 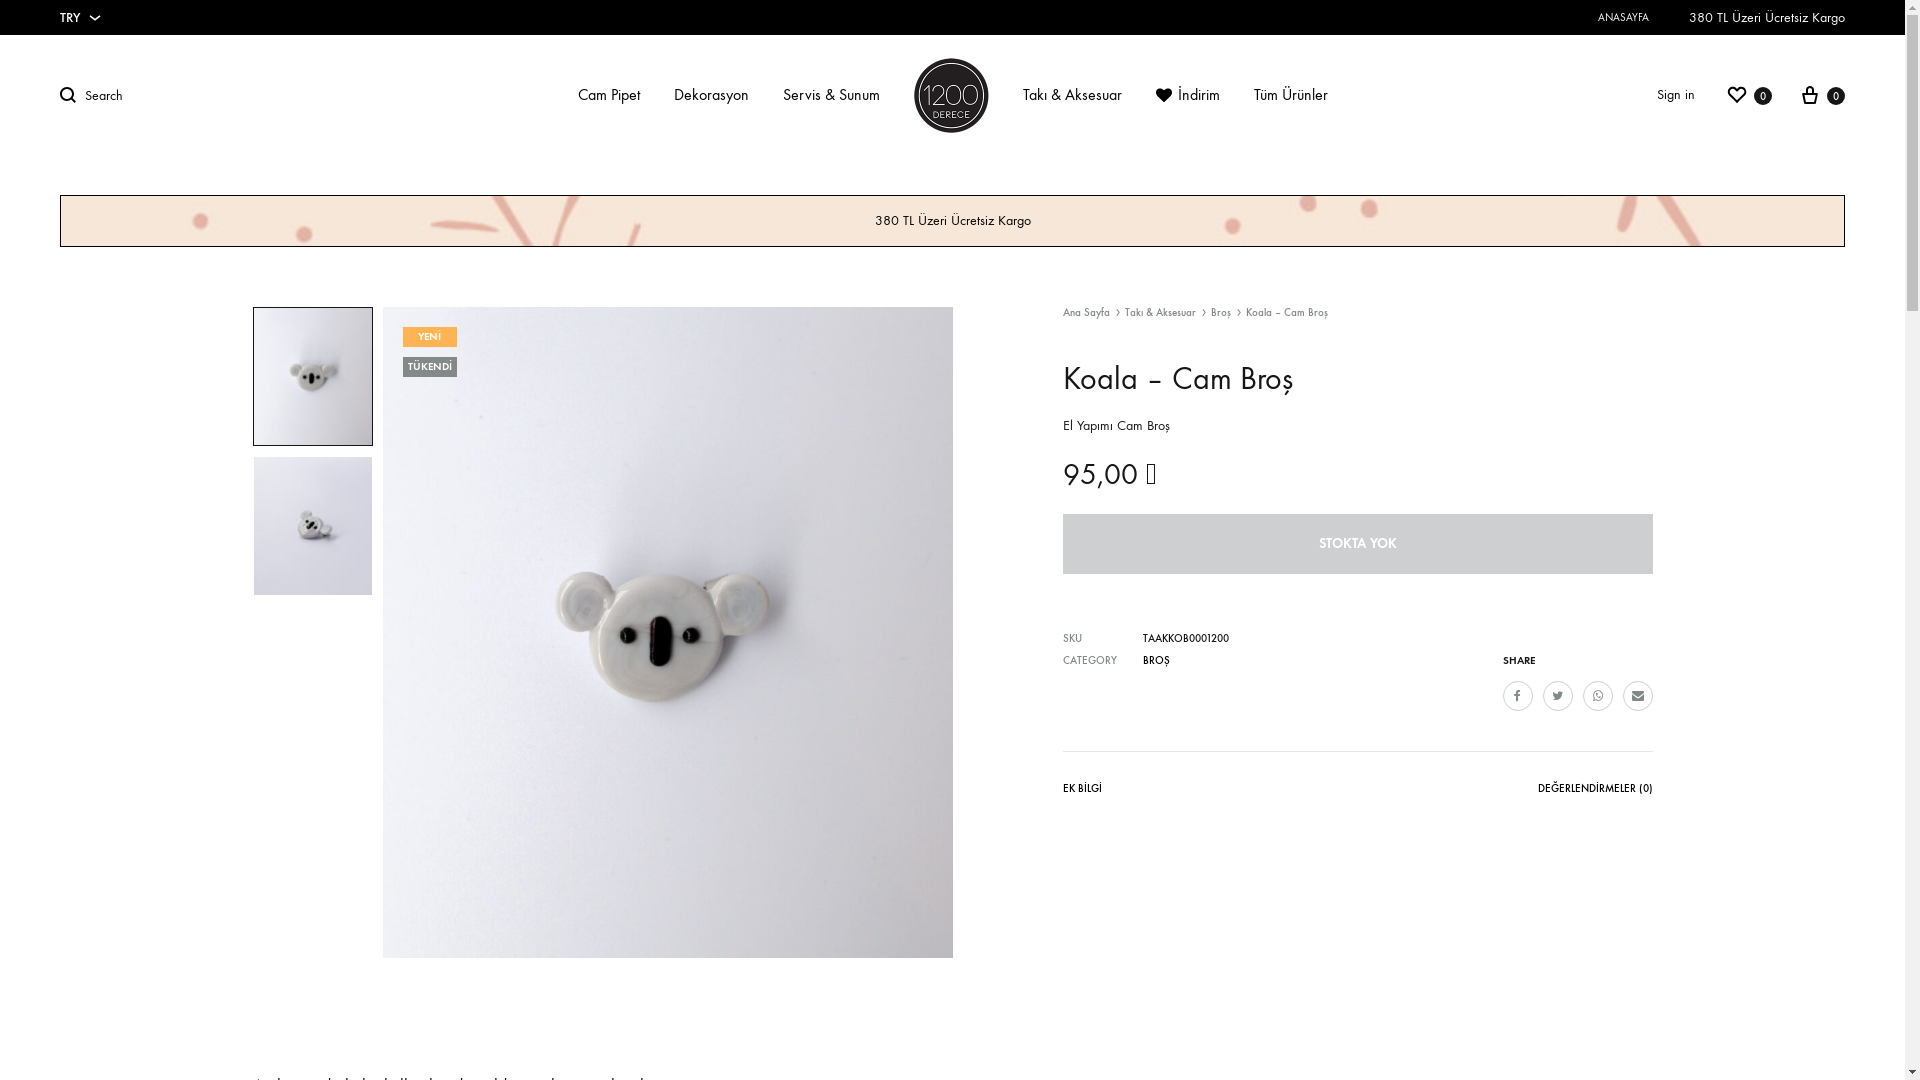 What do you see at coordinates (1084, 312) in the screenshot?
I see `'Ana Sayfa'` at bounding box center [1084, 312].